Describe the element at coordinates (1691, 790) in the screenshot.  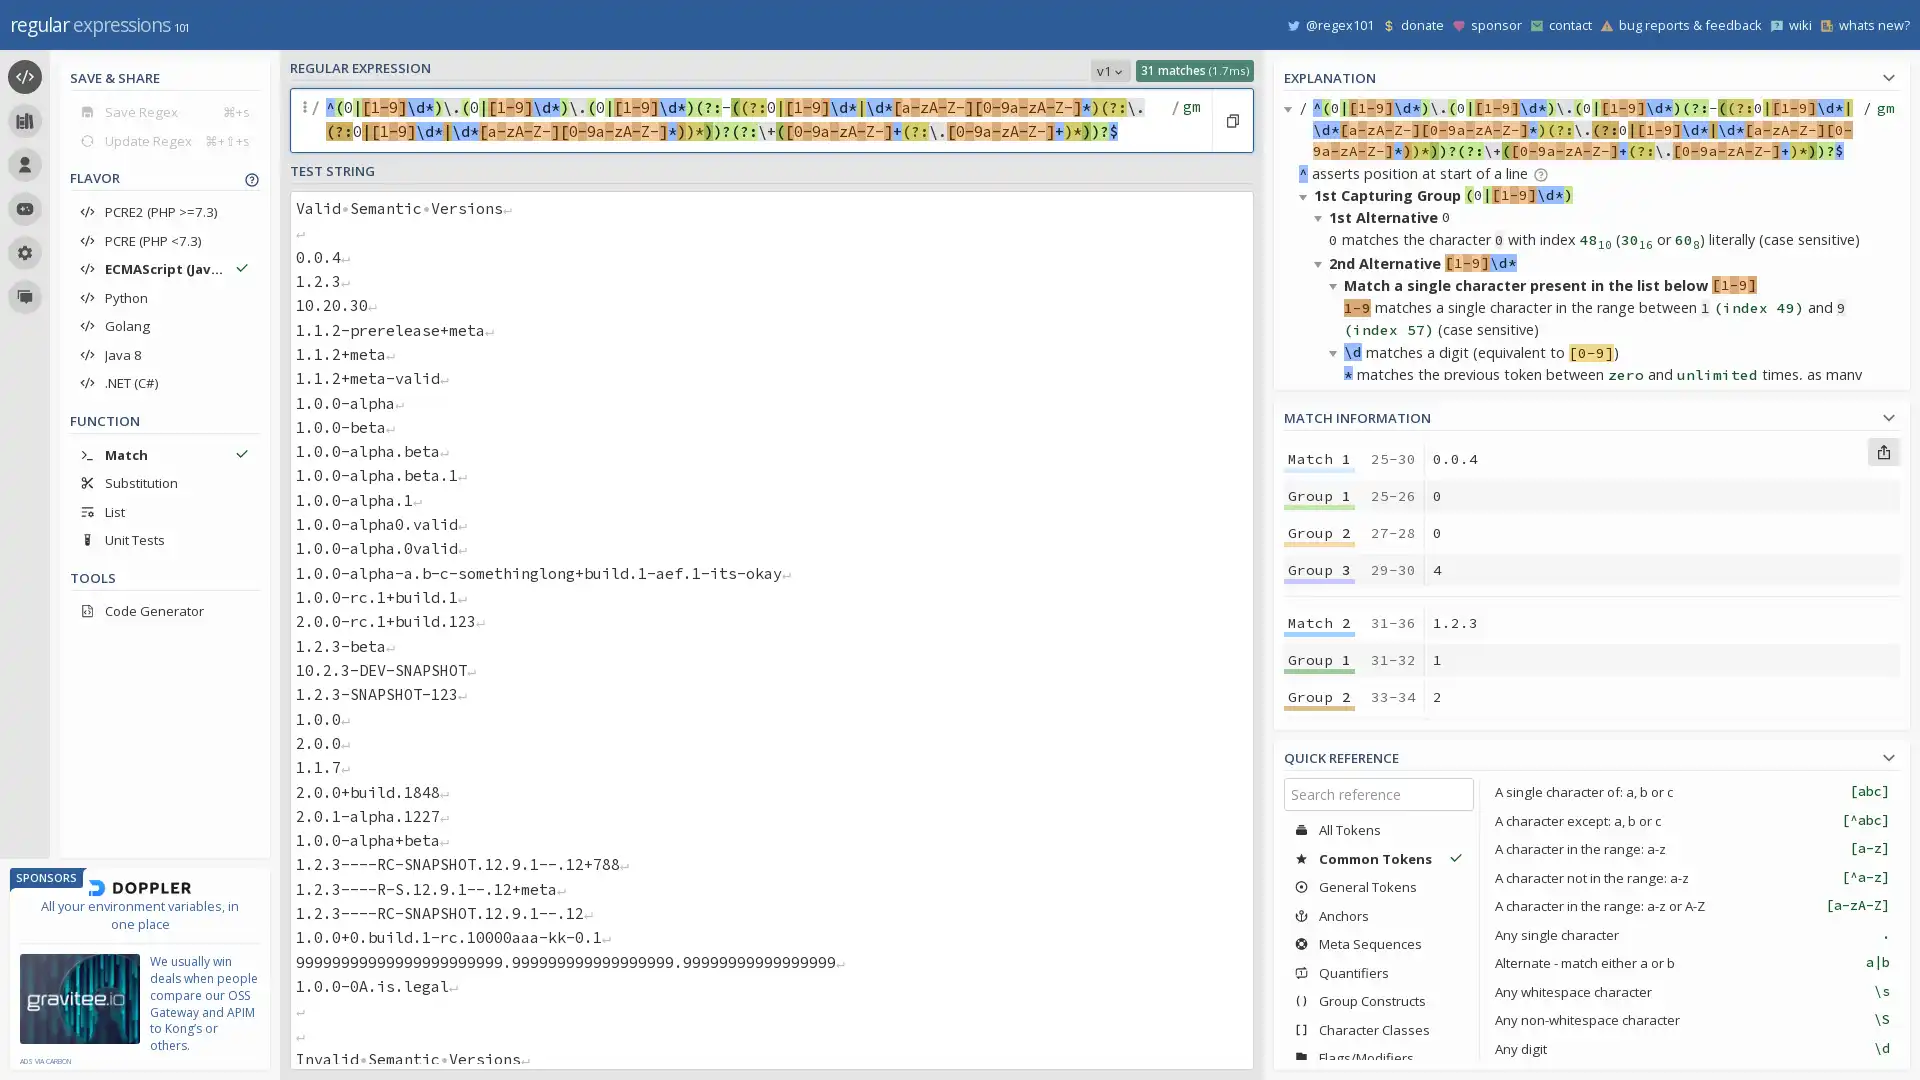
I see `A single character of: a, b or c [abc]` at that location.